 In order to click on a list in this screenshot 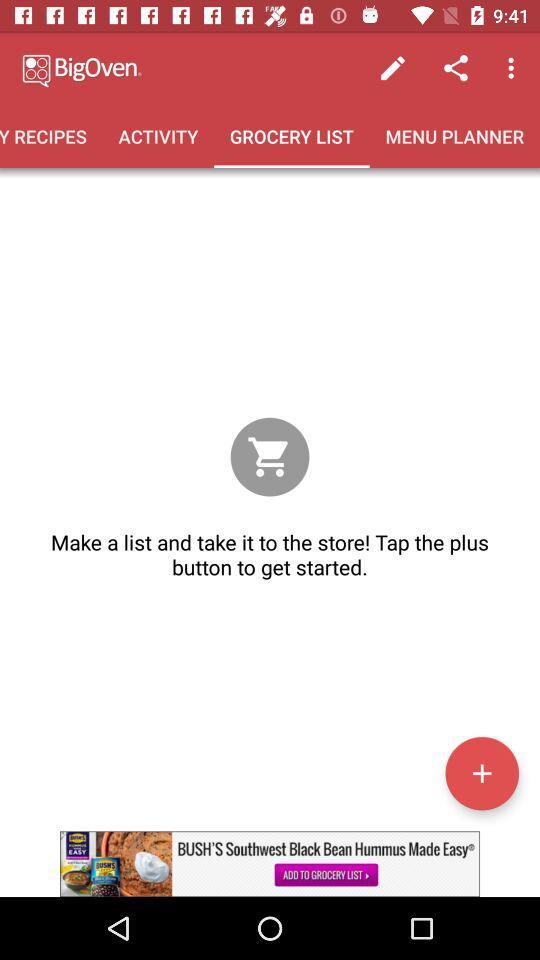, I will do `click(481, 772)`.